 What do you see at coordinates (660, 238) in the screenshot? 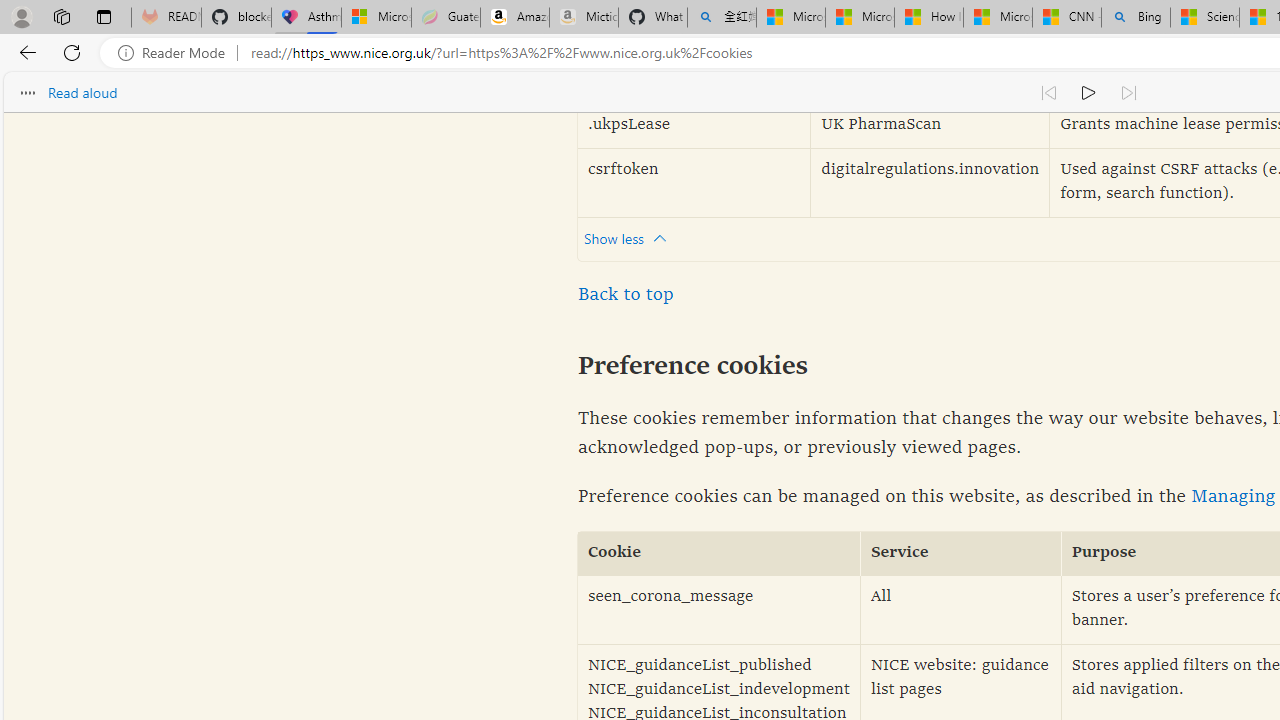
I see `'Class: __reading_mode_collapse_button_chevron_up'` at bounding box center [660, 238].